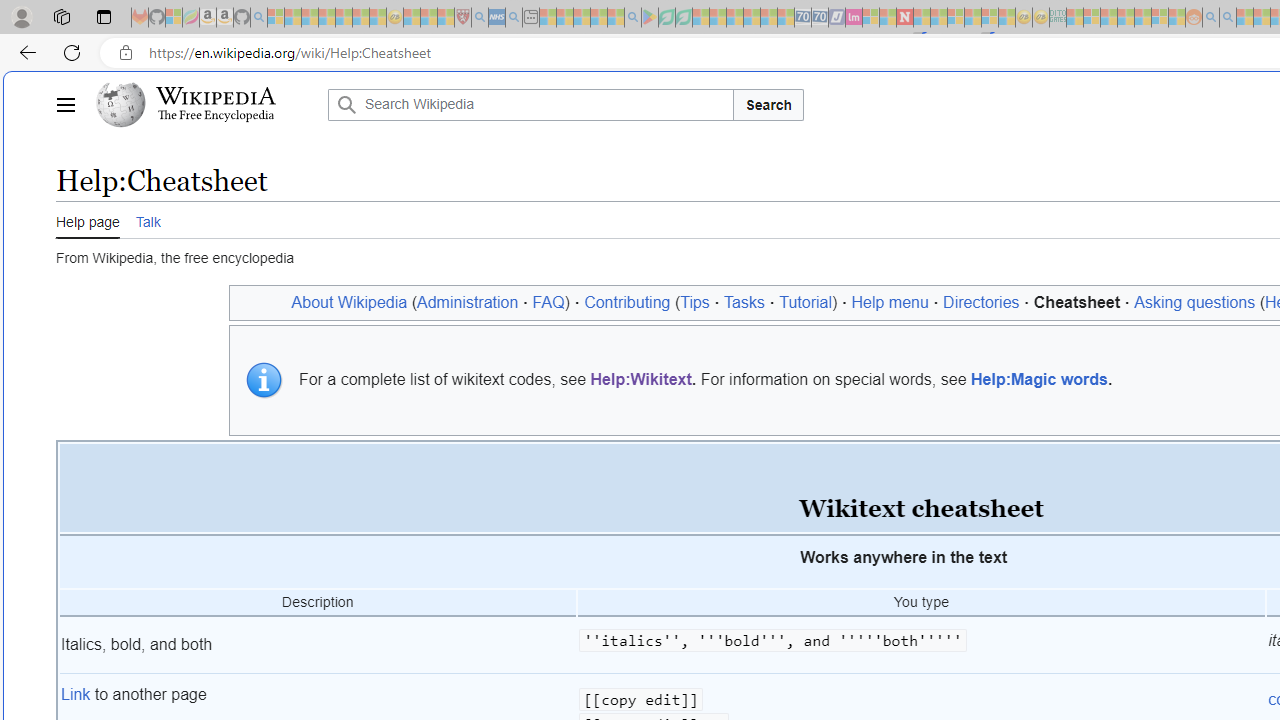  What do you see at coordinates (631, 17) in the screenshot?
I see `'google - Search - Sleeping'` at bounding box center [631, 17].